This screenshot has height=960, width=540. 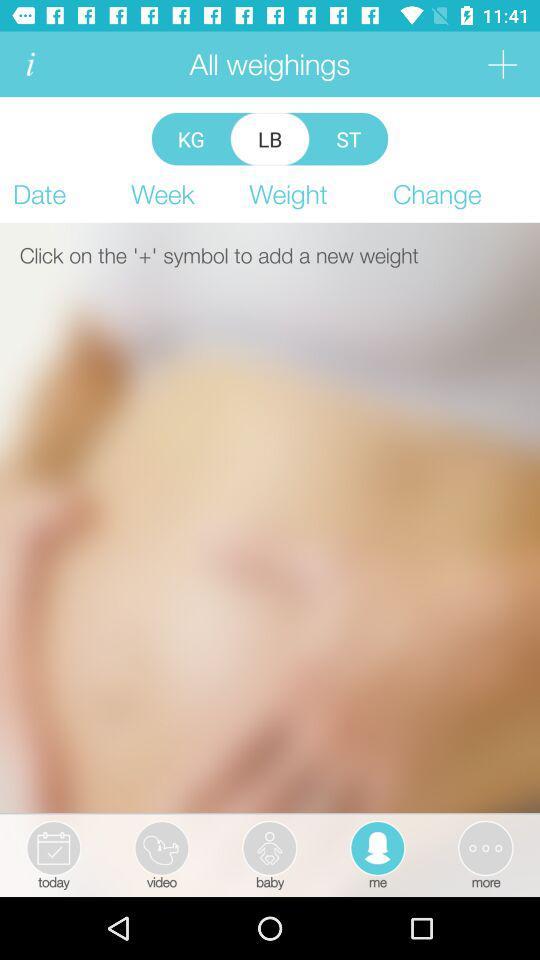 What do you see at coordinates (501, 64) in the screenshot?
I see `a new weight` at bounding box center [501, 64].